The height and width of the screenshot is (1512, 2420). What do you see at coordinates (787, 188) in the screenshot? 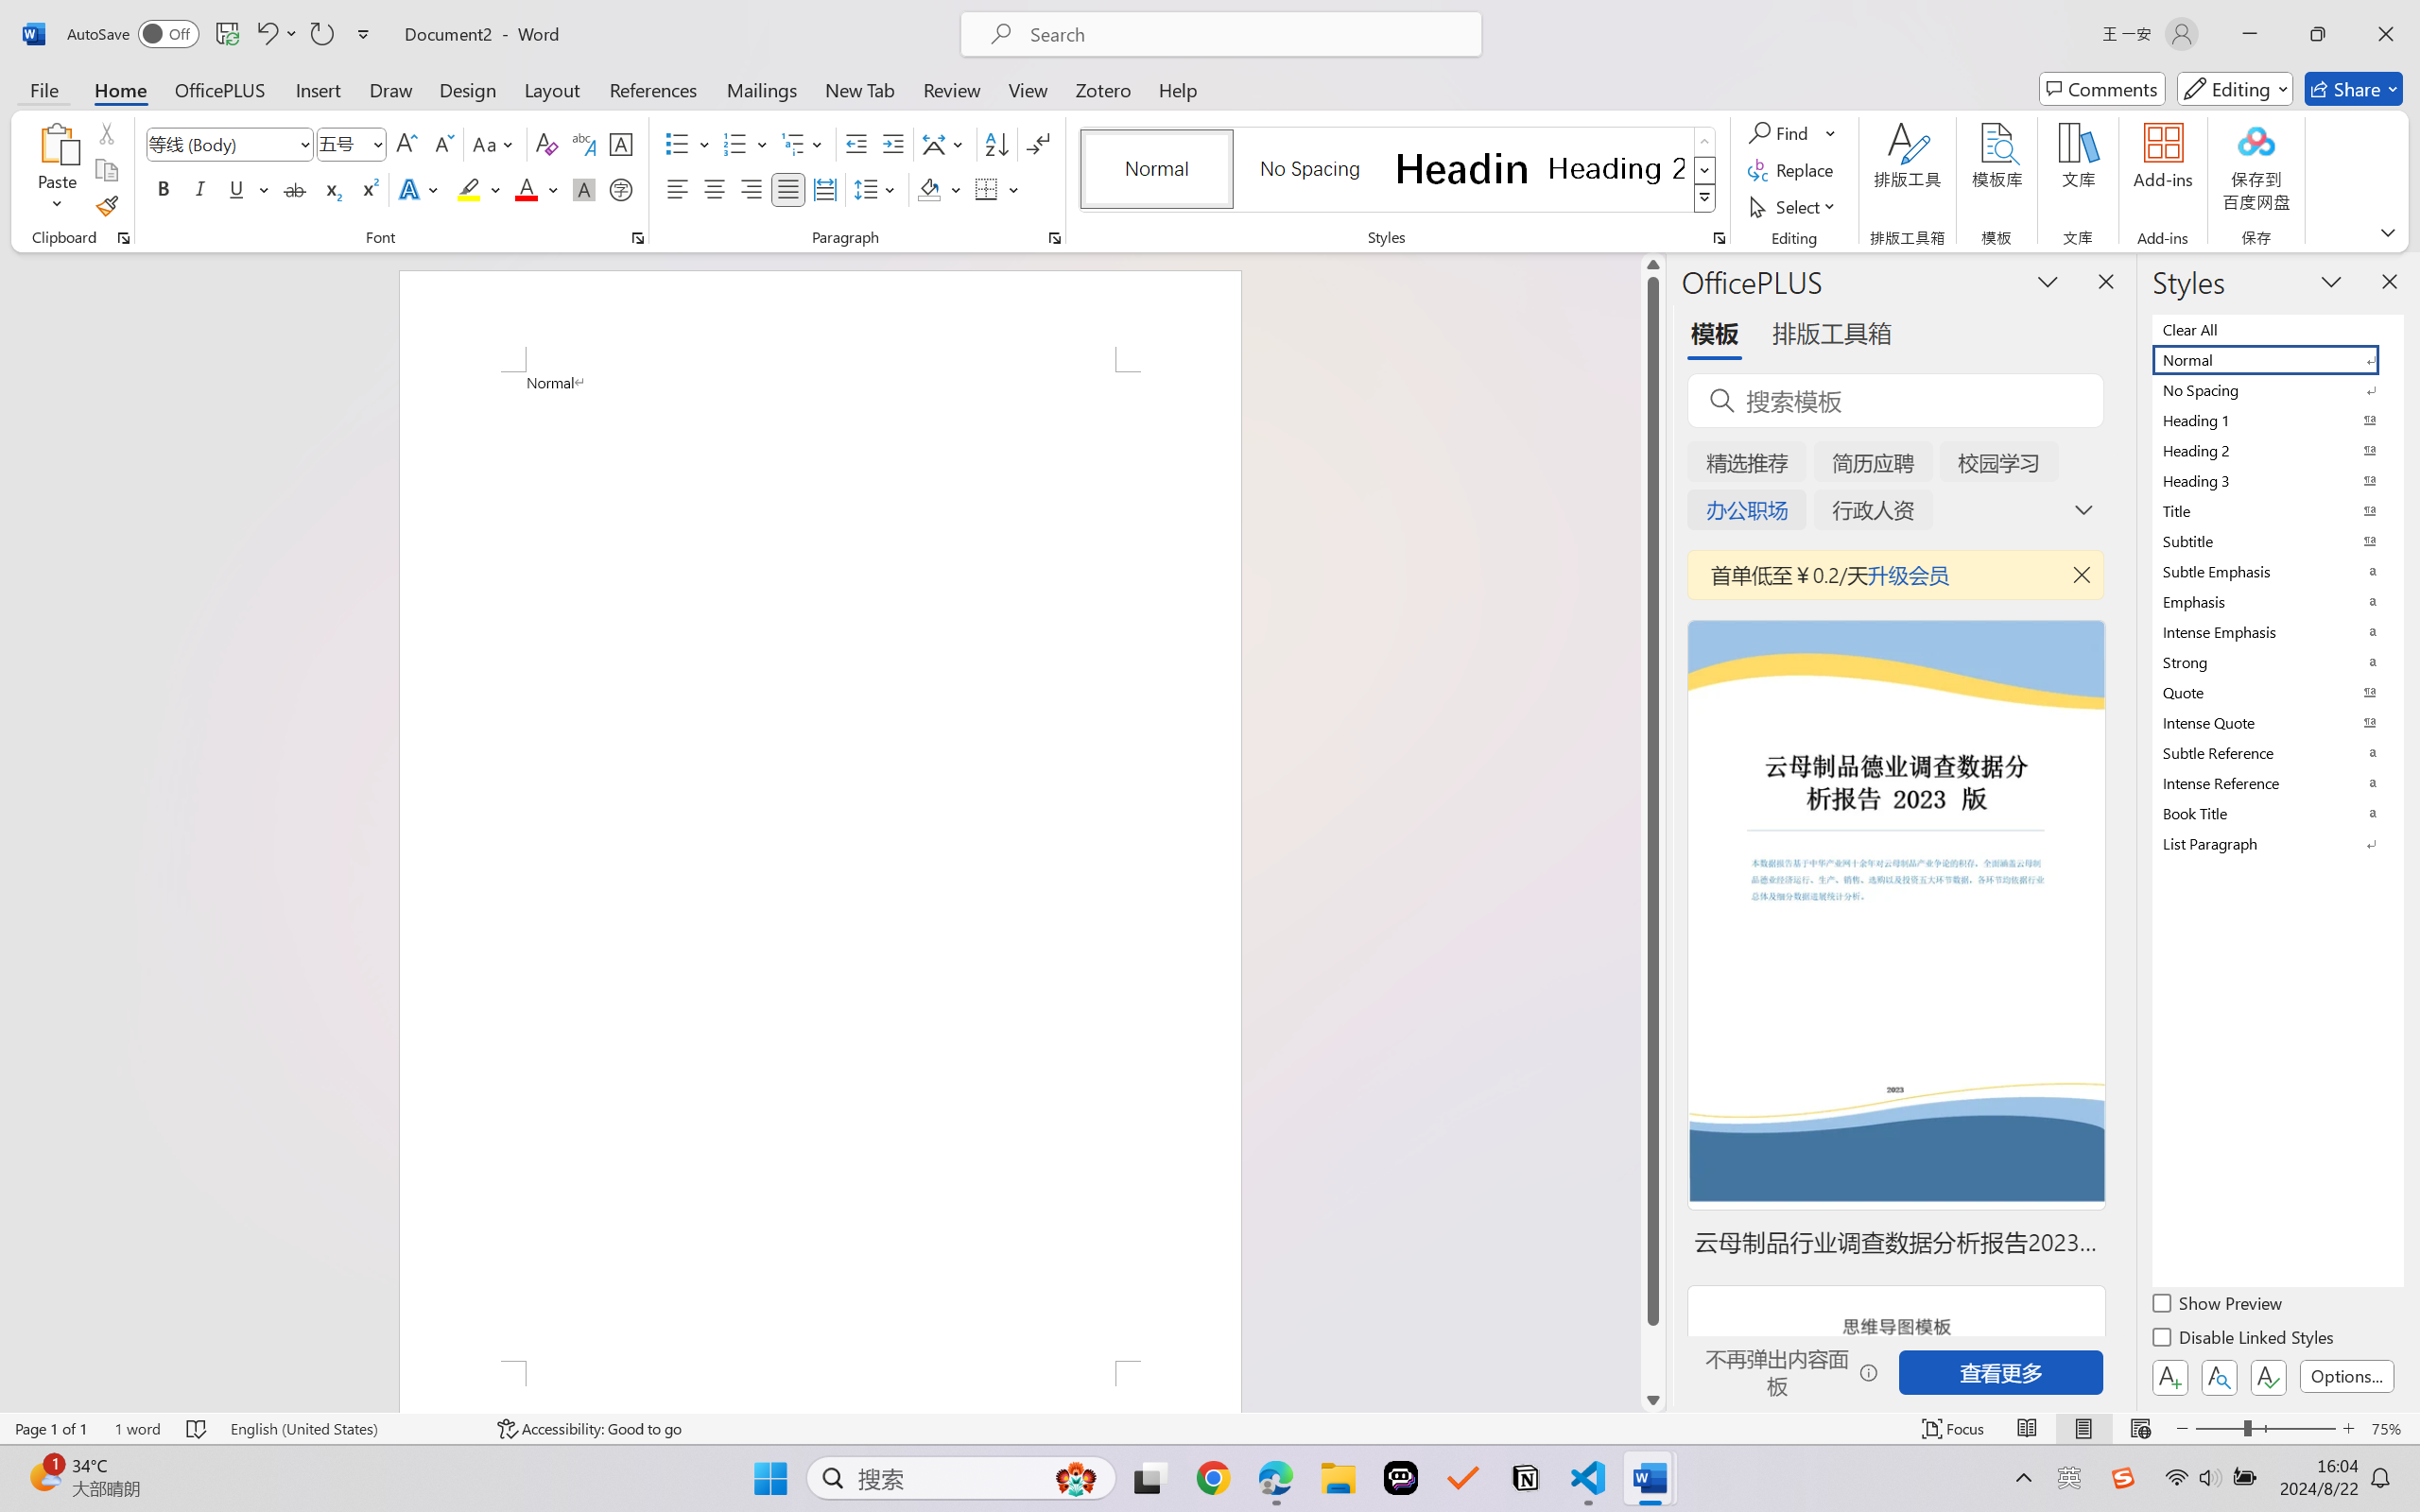
I see `'Justify'` at bounding box center [787, 188].